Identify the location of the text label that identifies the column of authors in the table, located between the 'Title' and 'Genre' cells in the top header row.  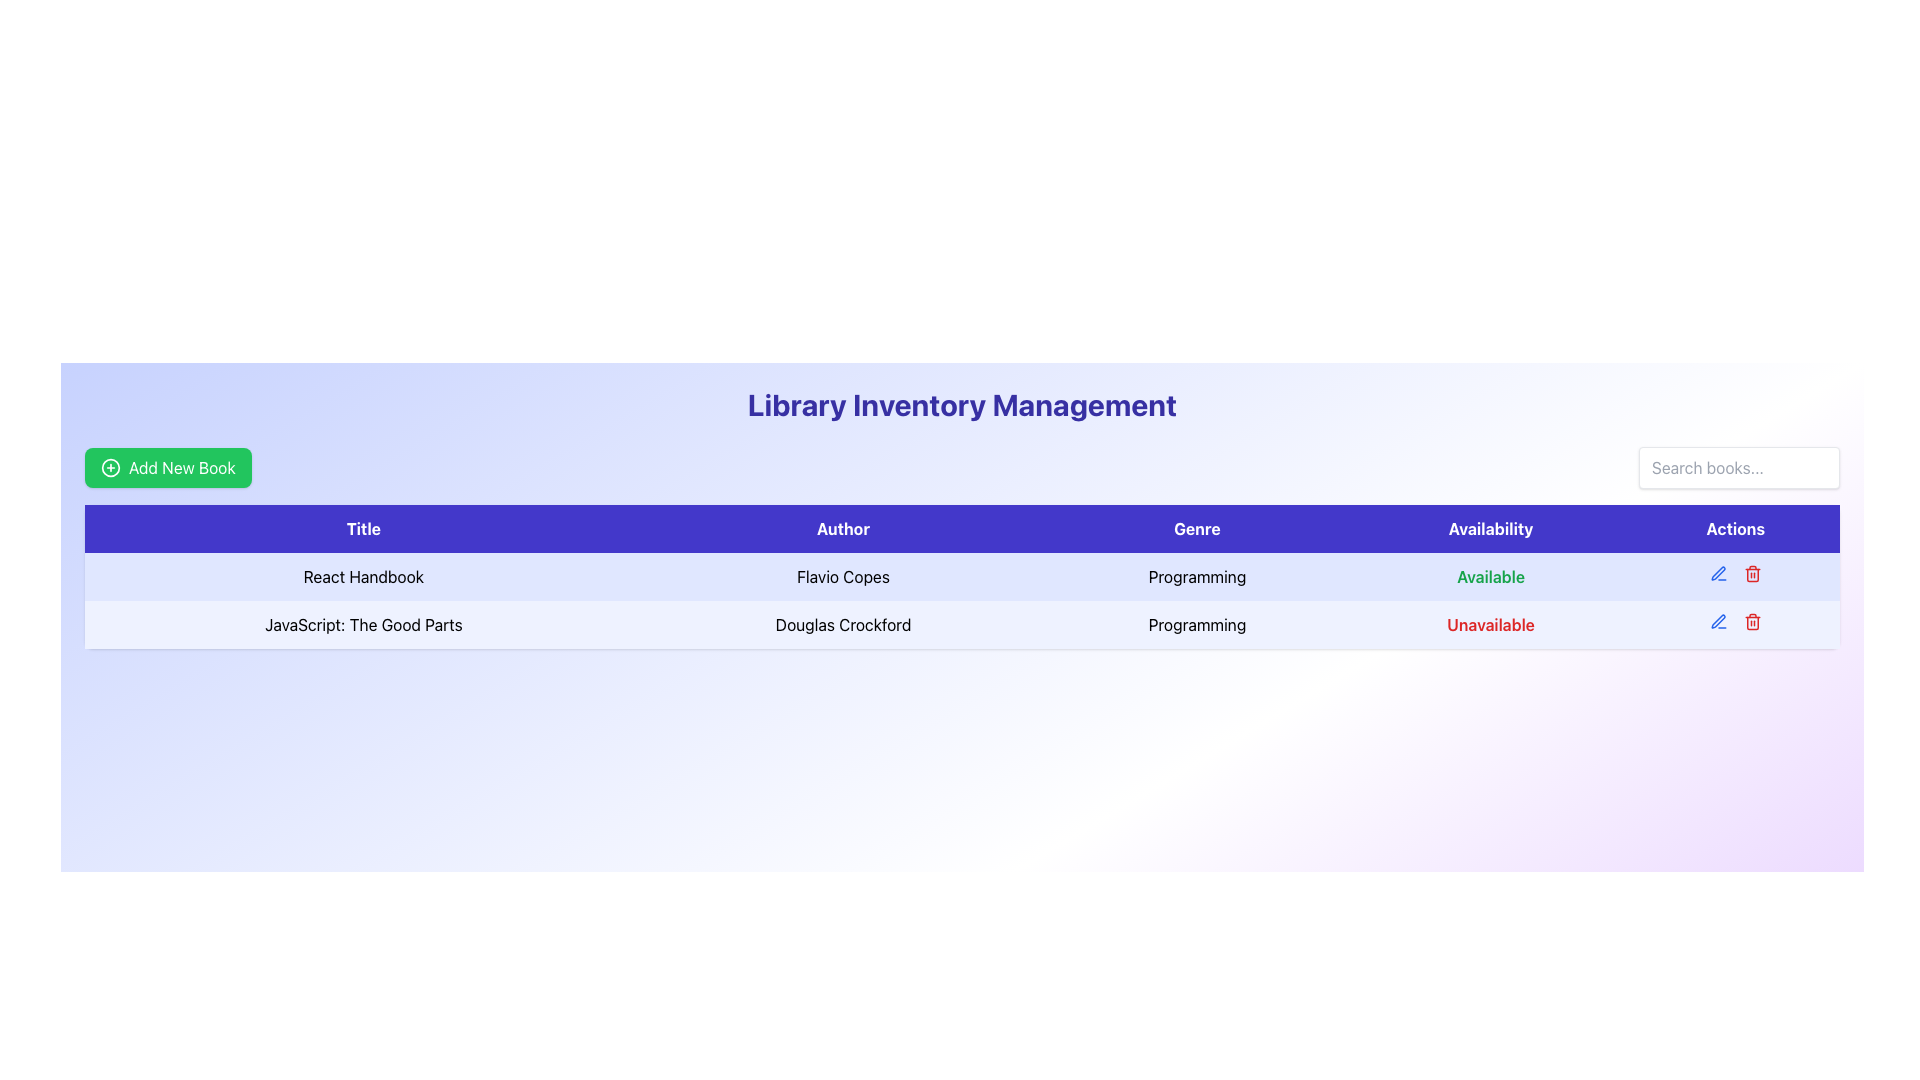
(843, 527).